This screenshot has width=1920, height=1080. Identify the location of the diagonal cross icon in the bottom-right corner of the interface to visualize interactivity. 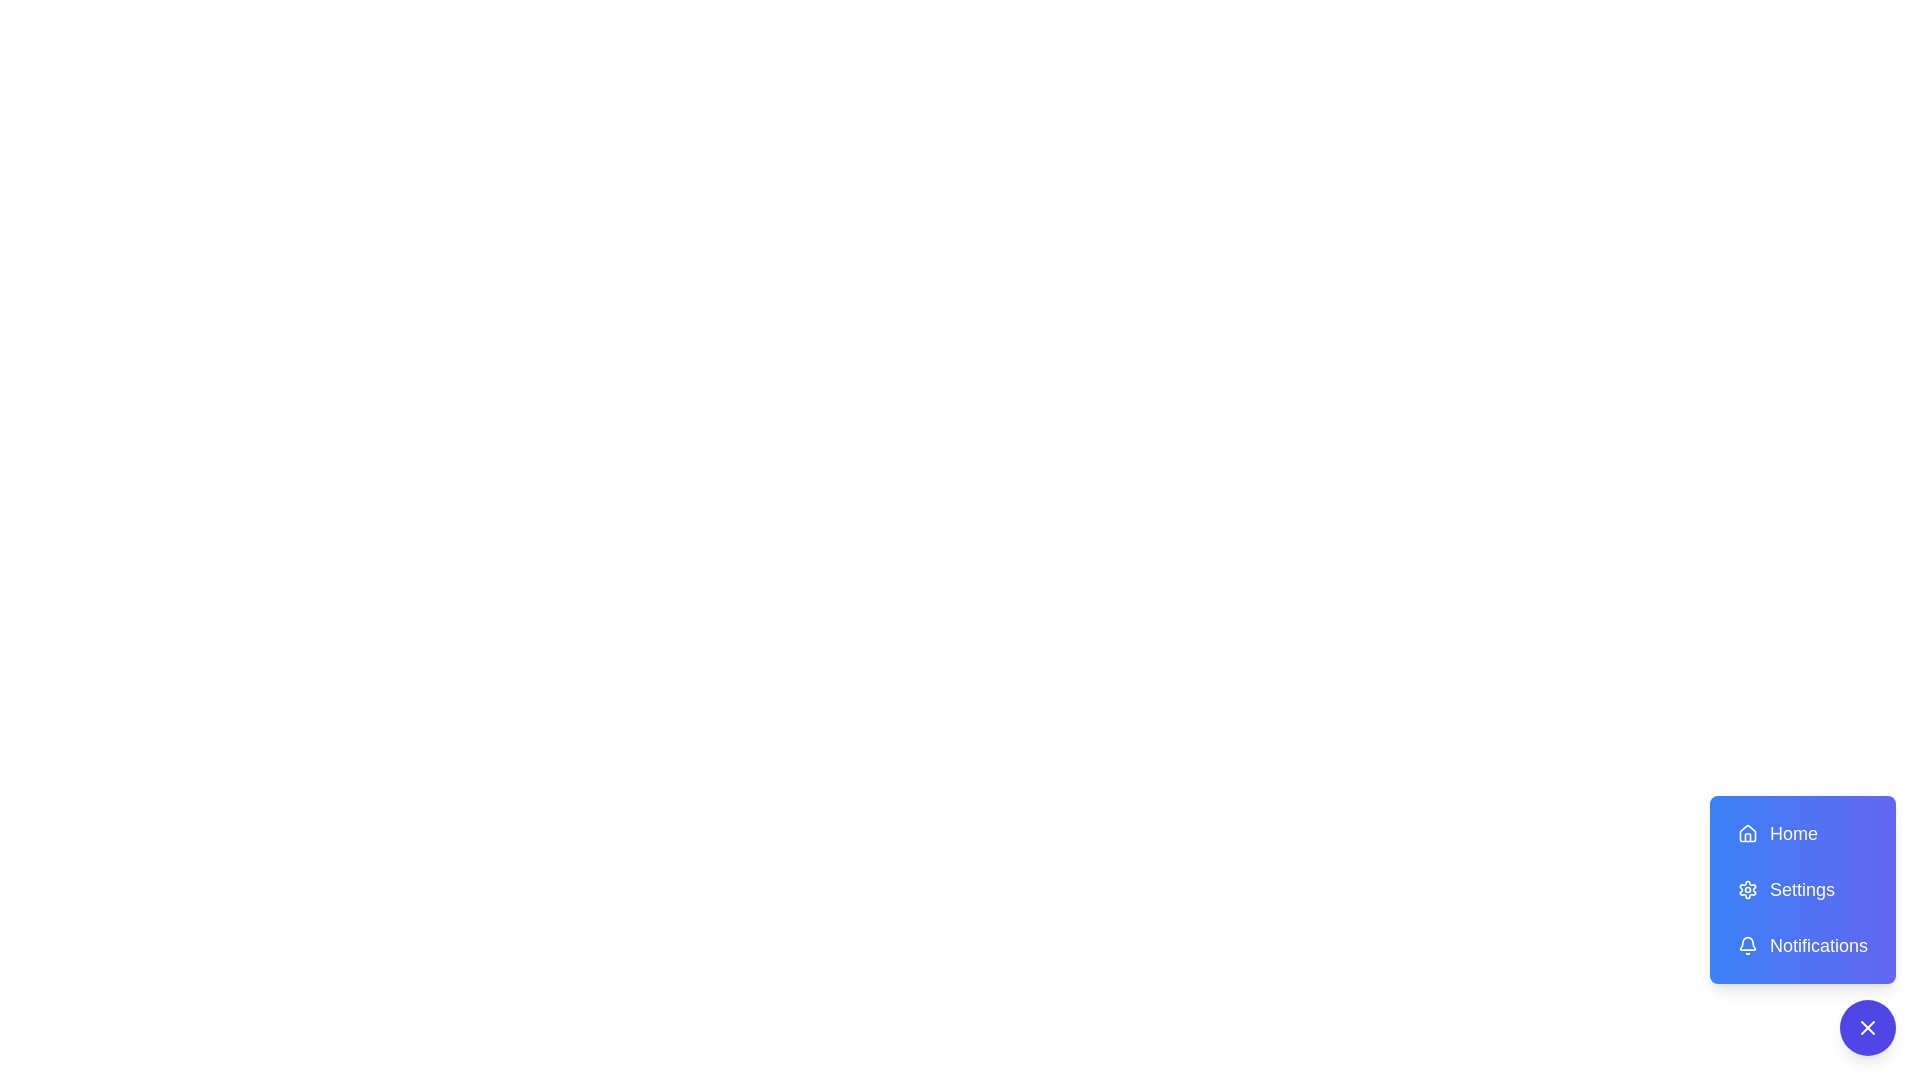
(1866, 1028).